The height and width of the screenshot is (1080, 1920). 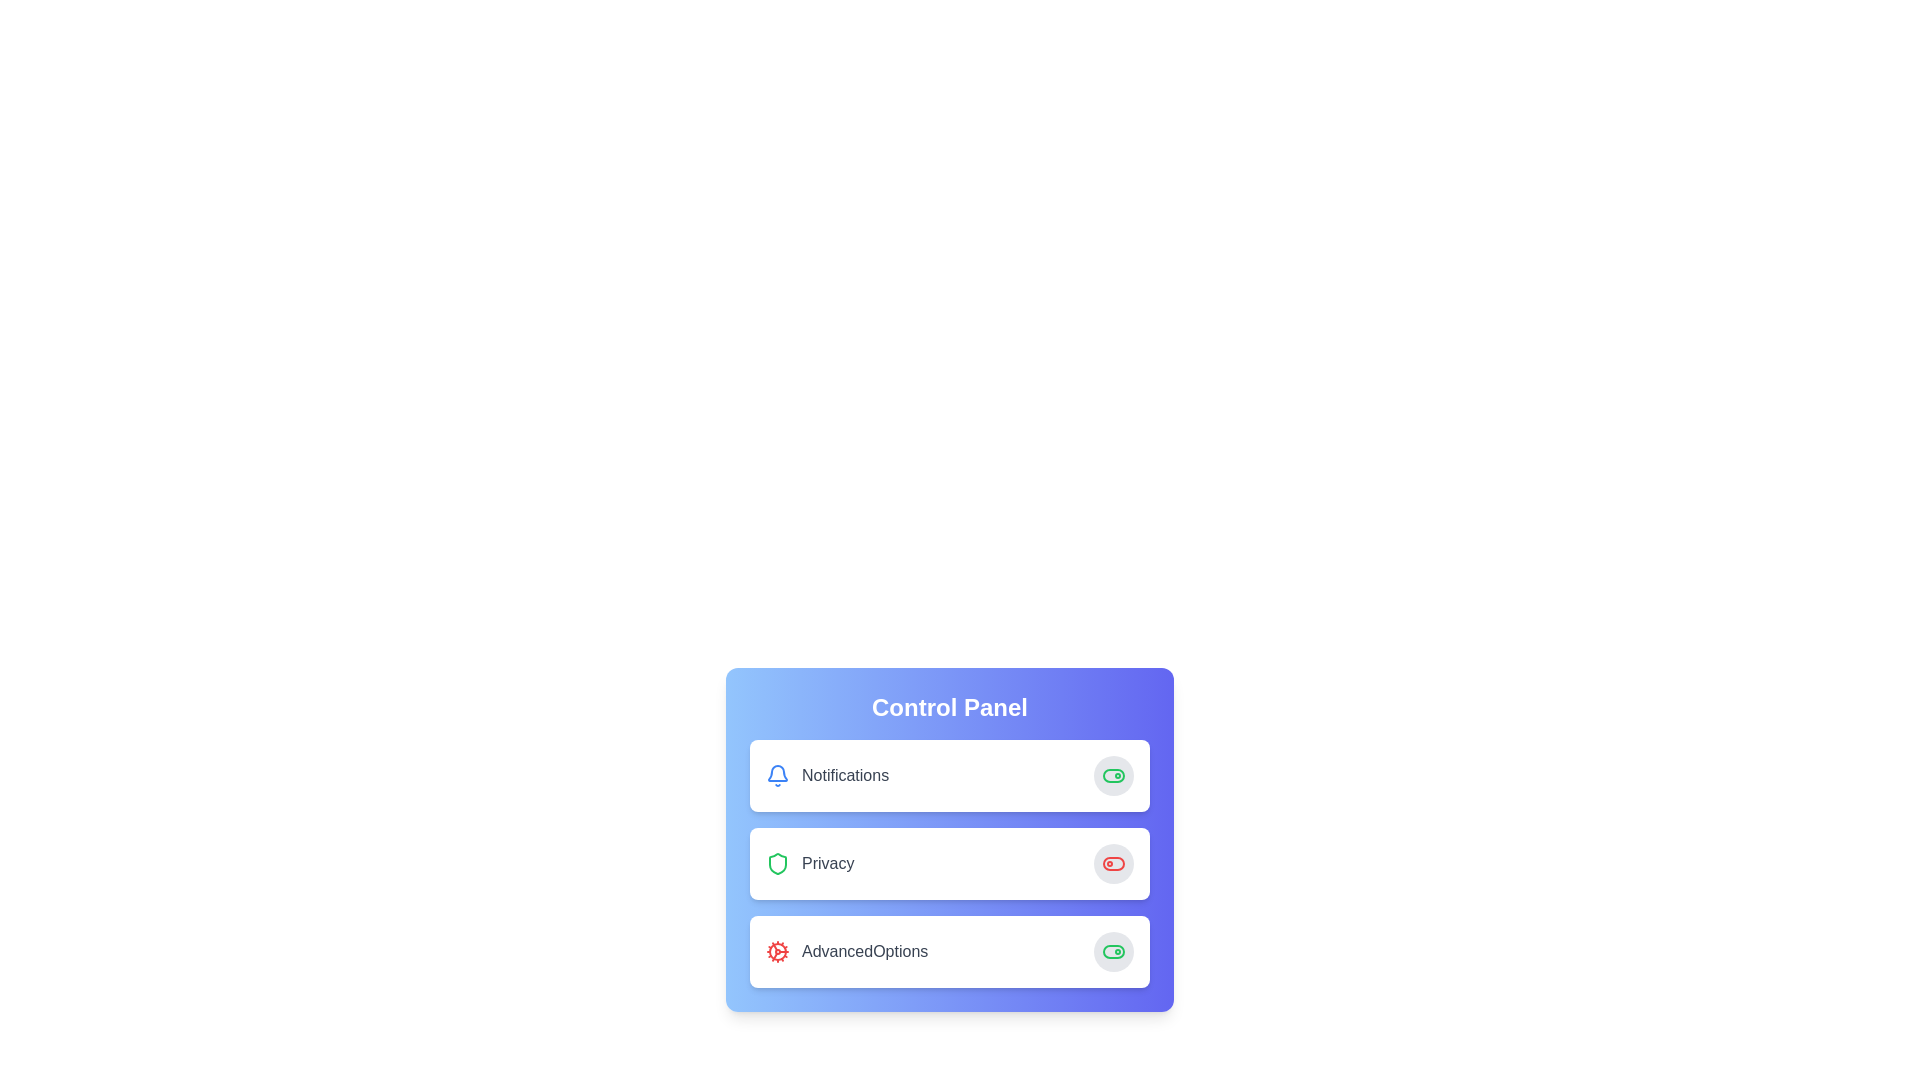 What do you see at coordinates (949, 863) in the screenshot?
I see `the toggle button on the 'Privacy' List Item with Toggle to change its state` at bounding box center [949, 863].